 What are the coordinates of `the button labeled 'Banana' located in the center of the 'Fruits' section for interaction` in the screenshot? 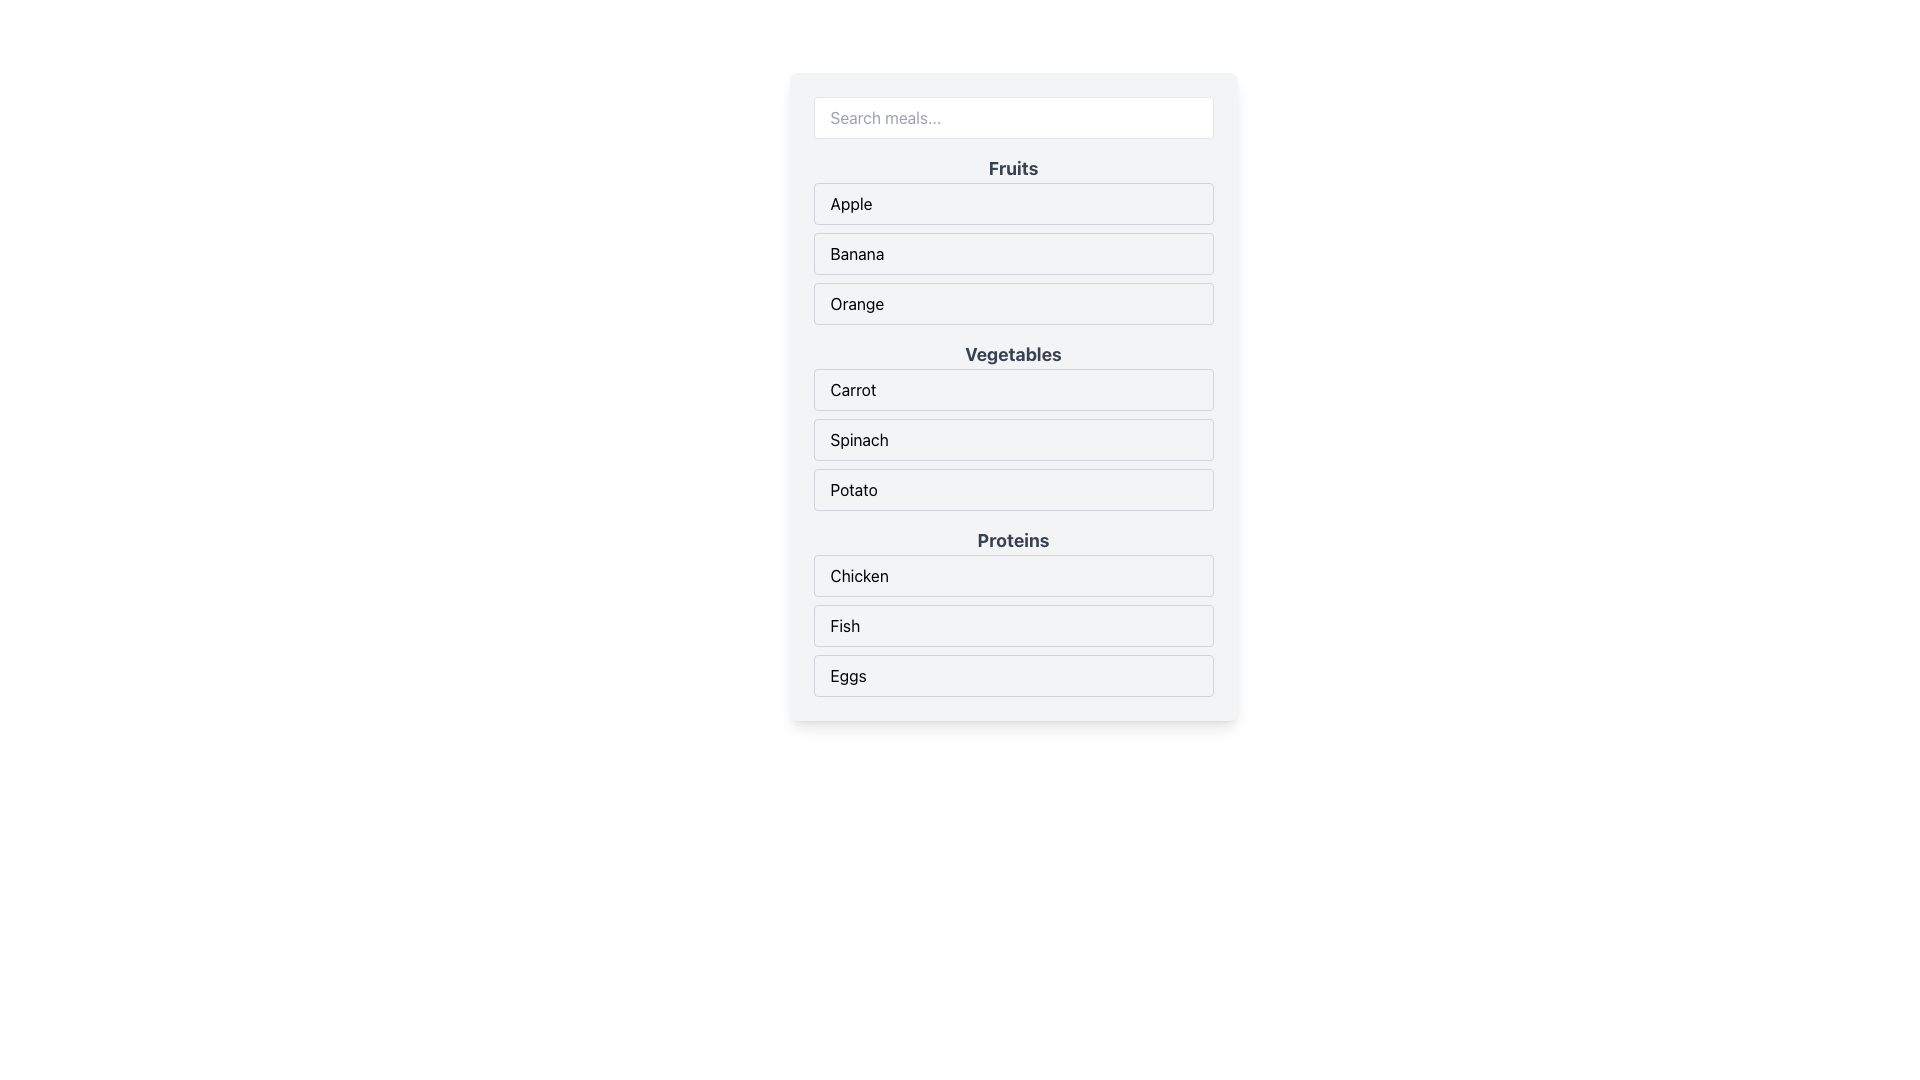 It's located at (1013, 253).